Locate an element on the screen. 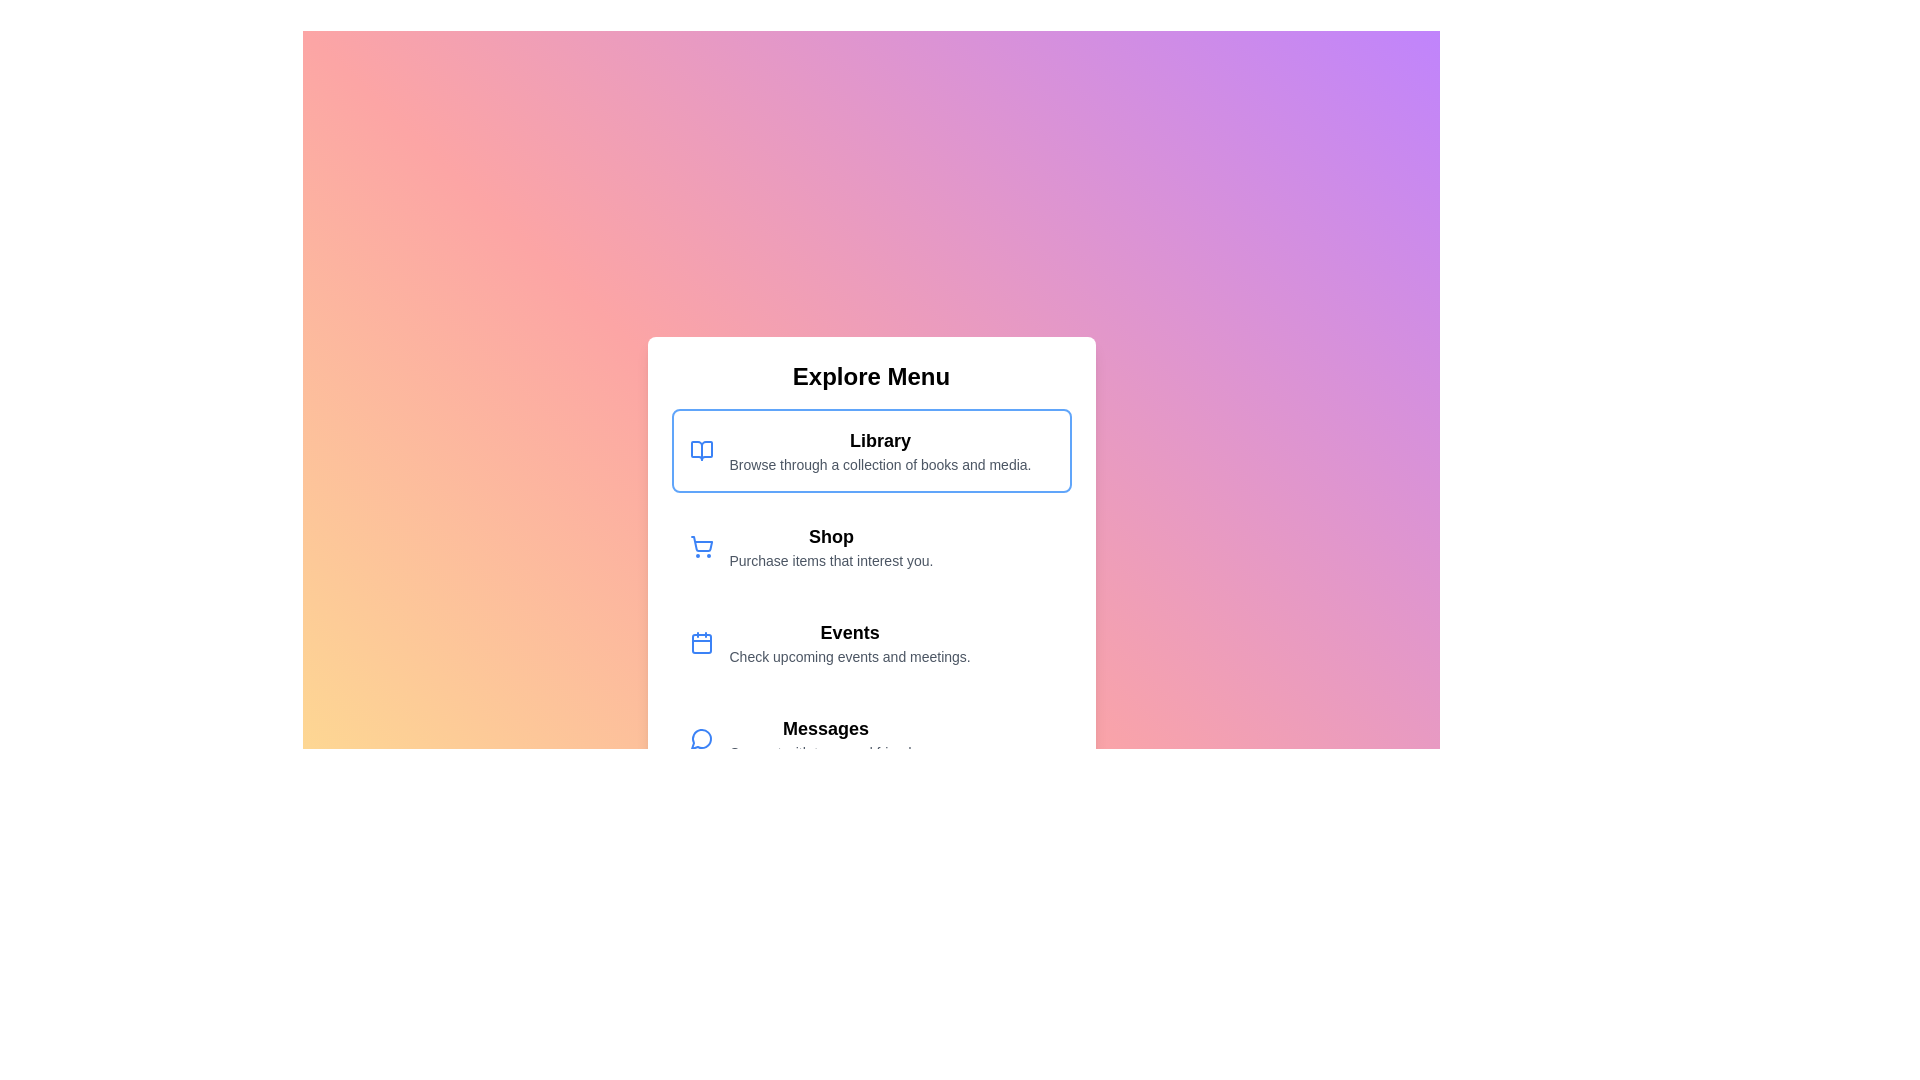  the menu option Library to observe its hover effect is located at coordinates (871, 451).